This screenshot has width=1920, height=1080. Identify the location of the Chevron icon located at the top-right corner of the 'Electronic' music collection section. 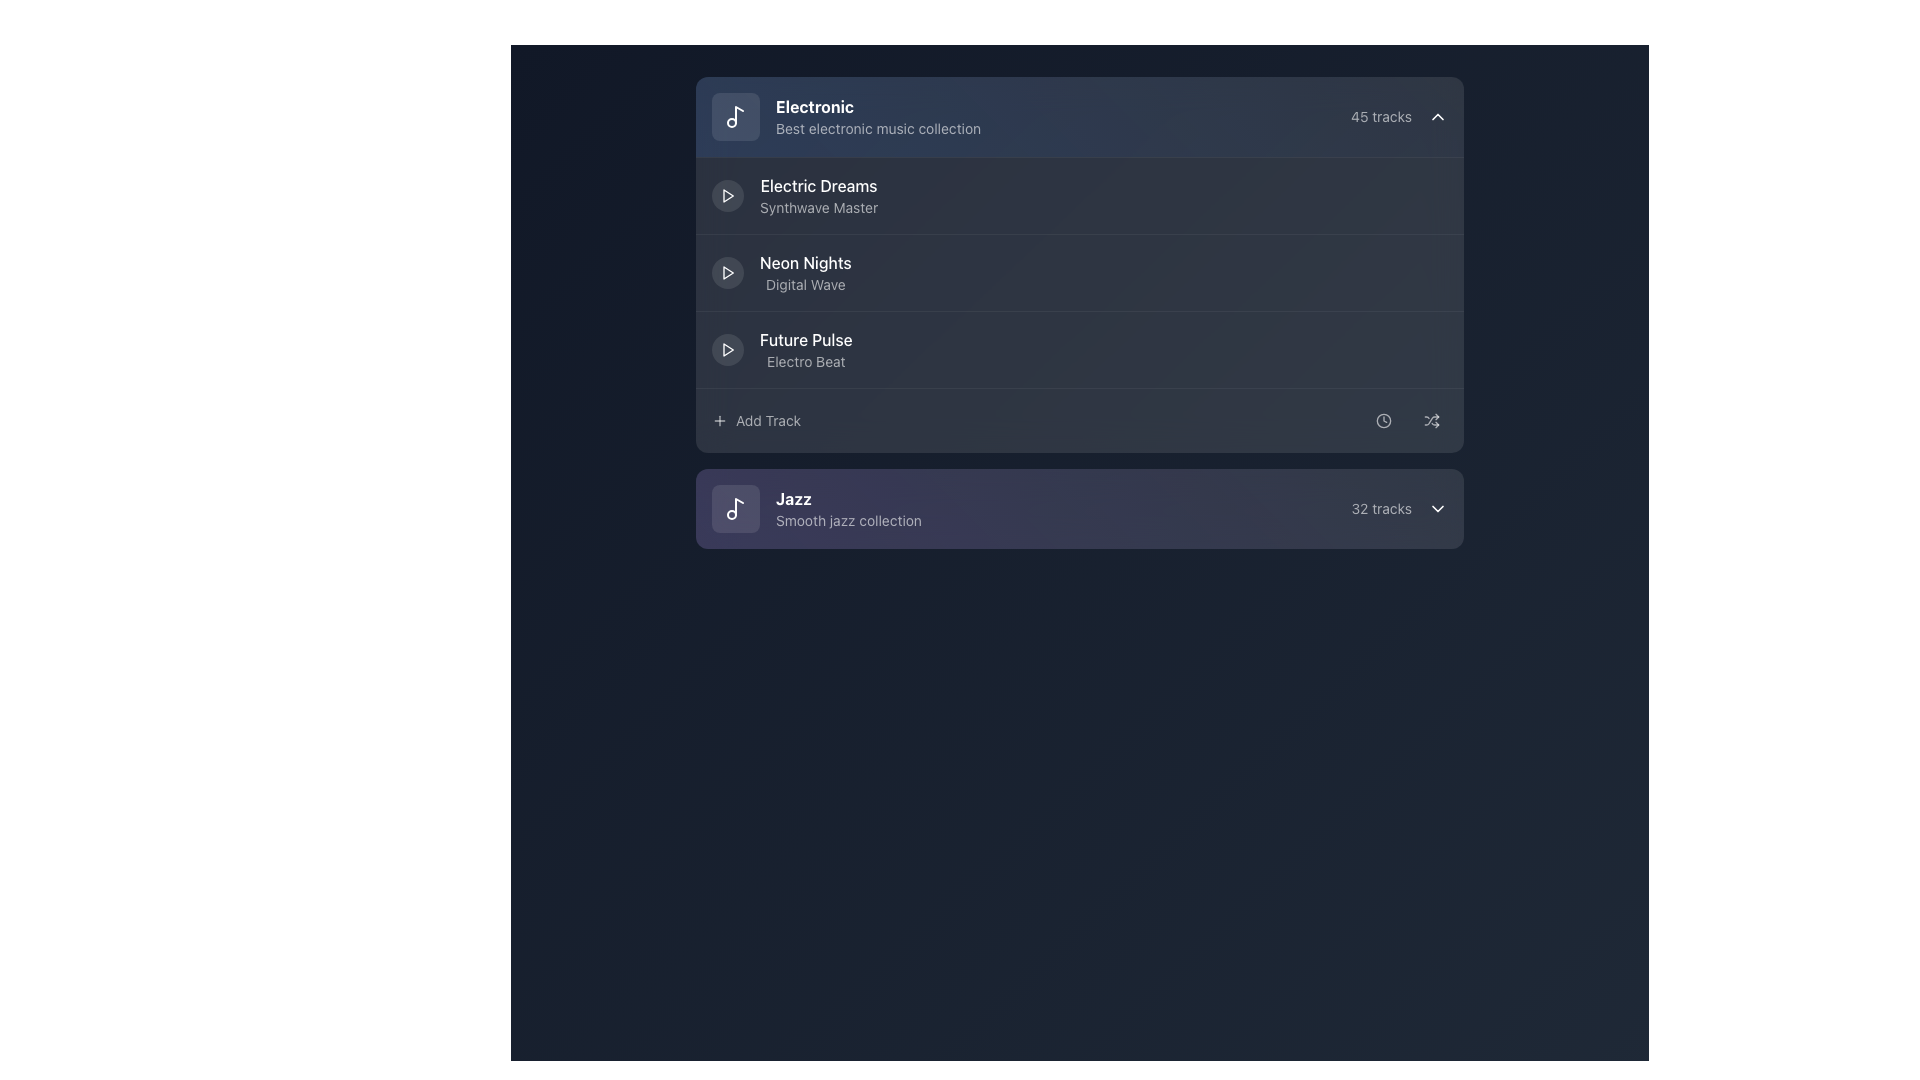
(1437, 116).